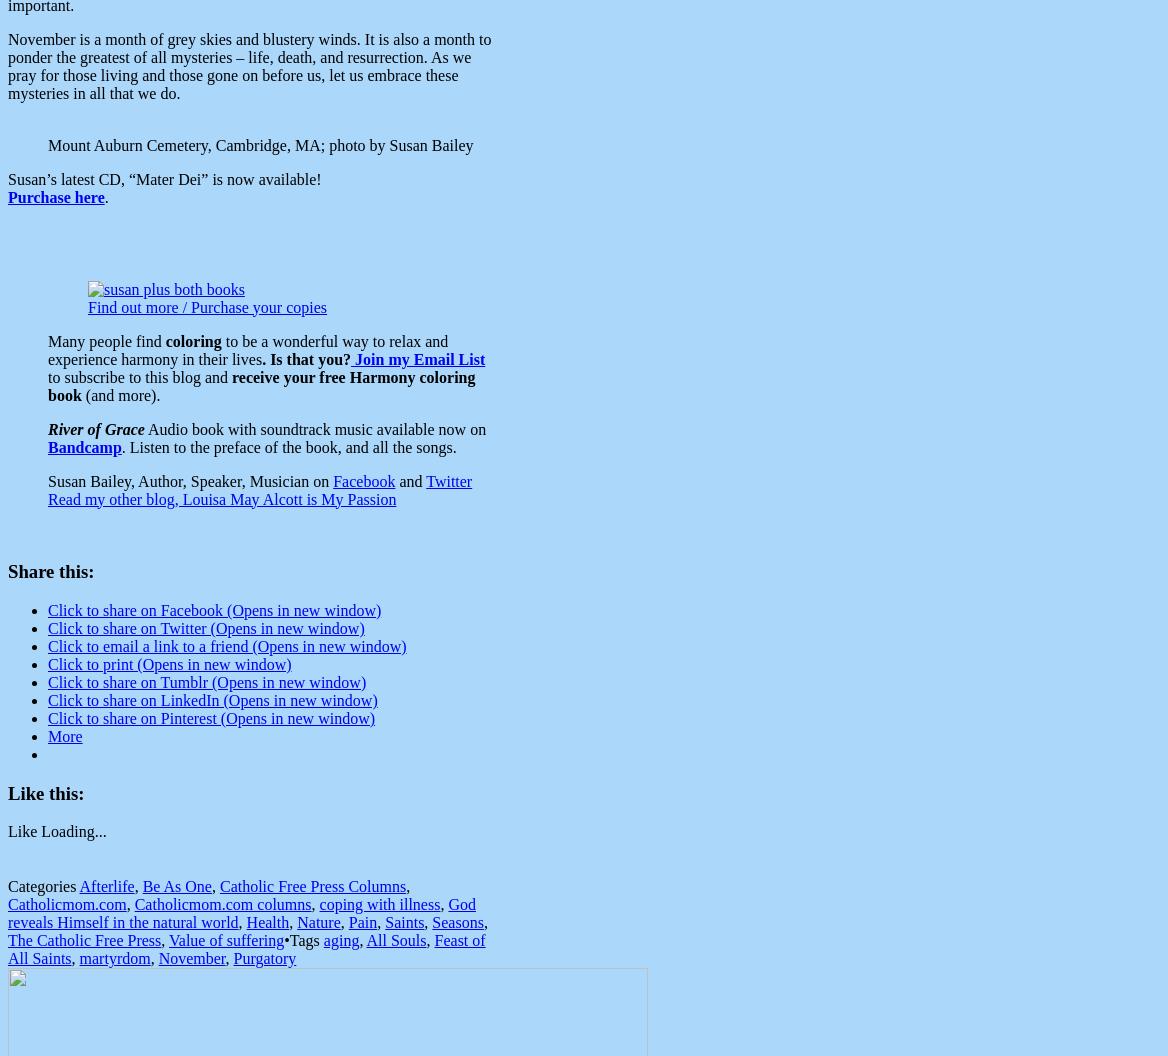  What do you see at coordinates (403, 921) in the screenshot?
I see `'Saints'` at bounding box center [403, 921].